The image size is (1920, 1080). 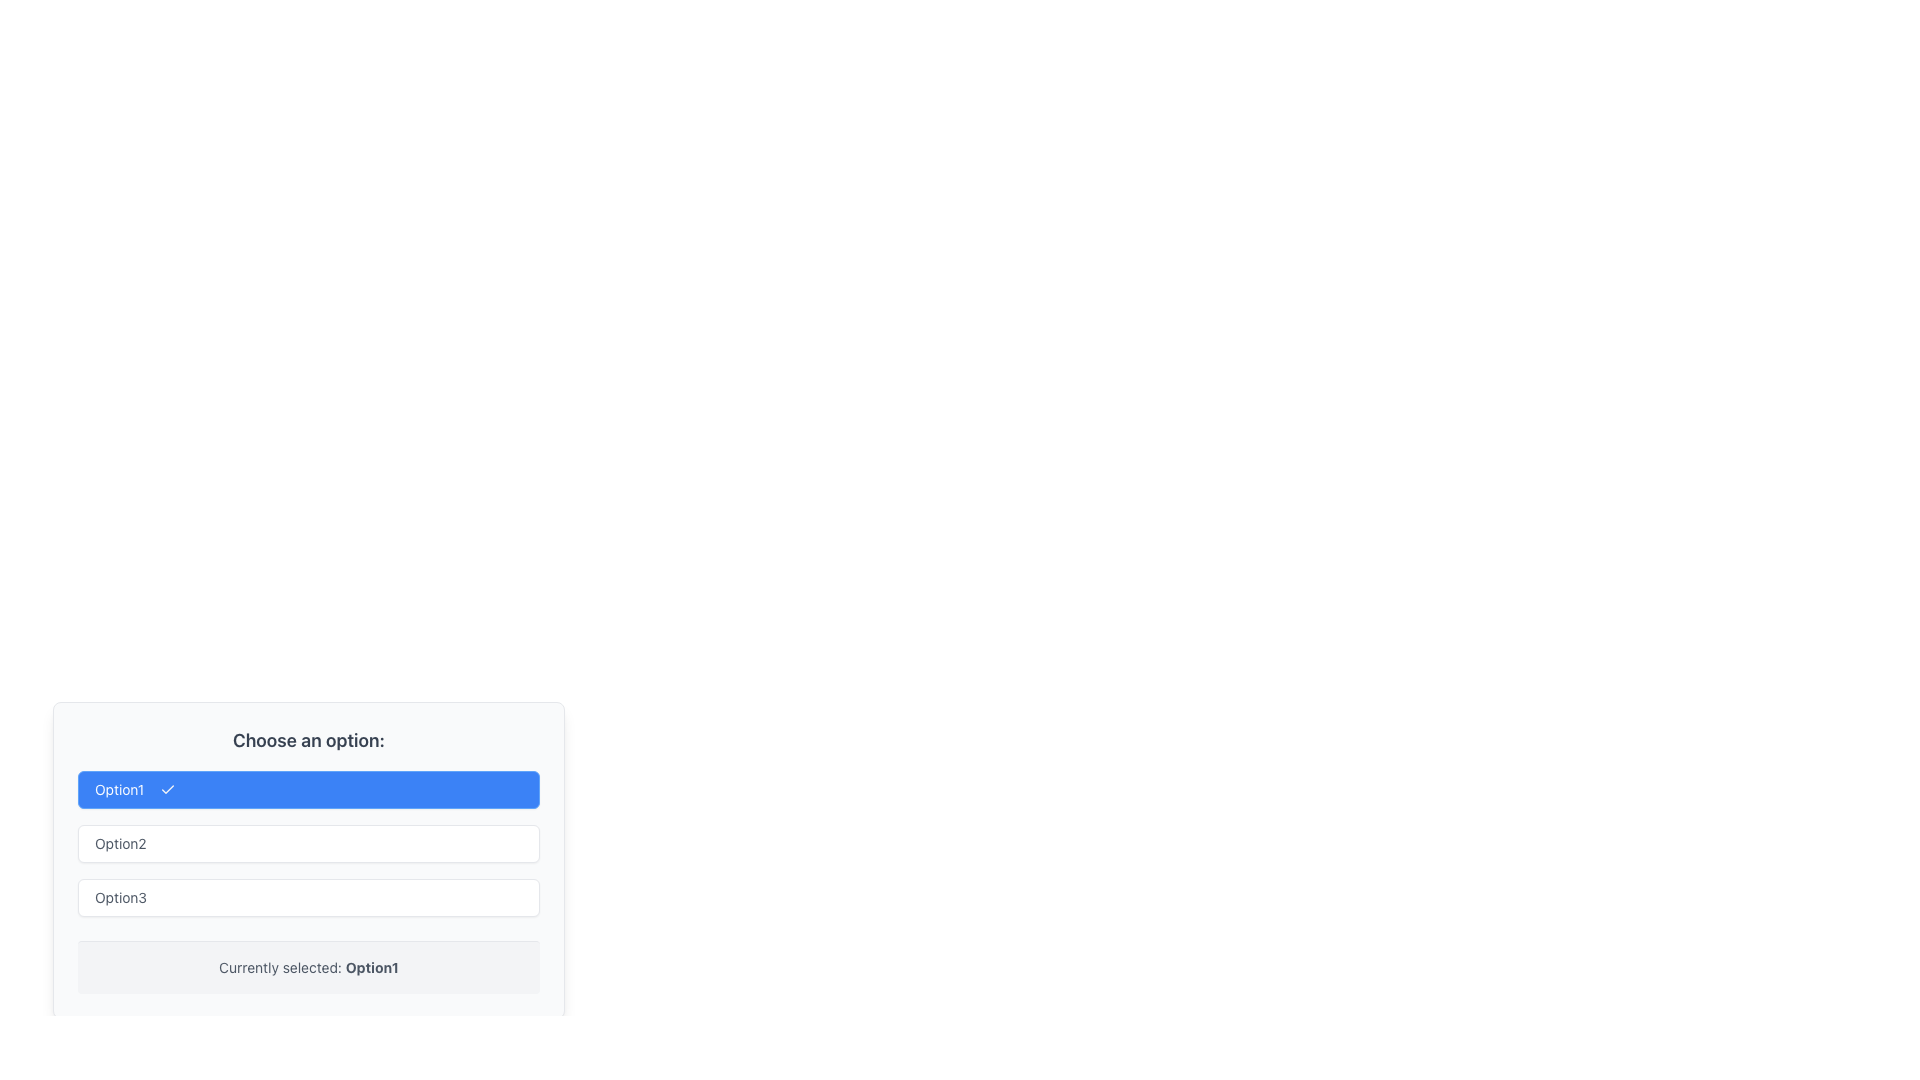 What do you see at coordinates (168, 789) in the screenshot?
I see `the checkmark icon with a blue background and white strokes, located to the right of the 'Option1' button` at bounding box center [168, 789].